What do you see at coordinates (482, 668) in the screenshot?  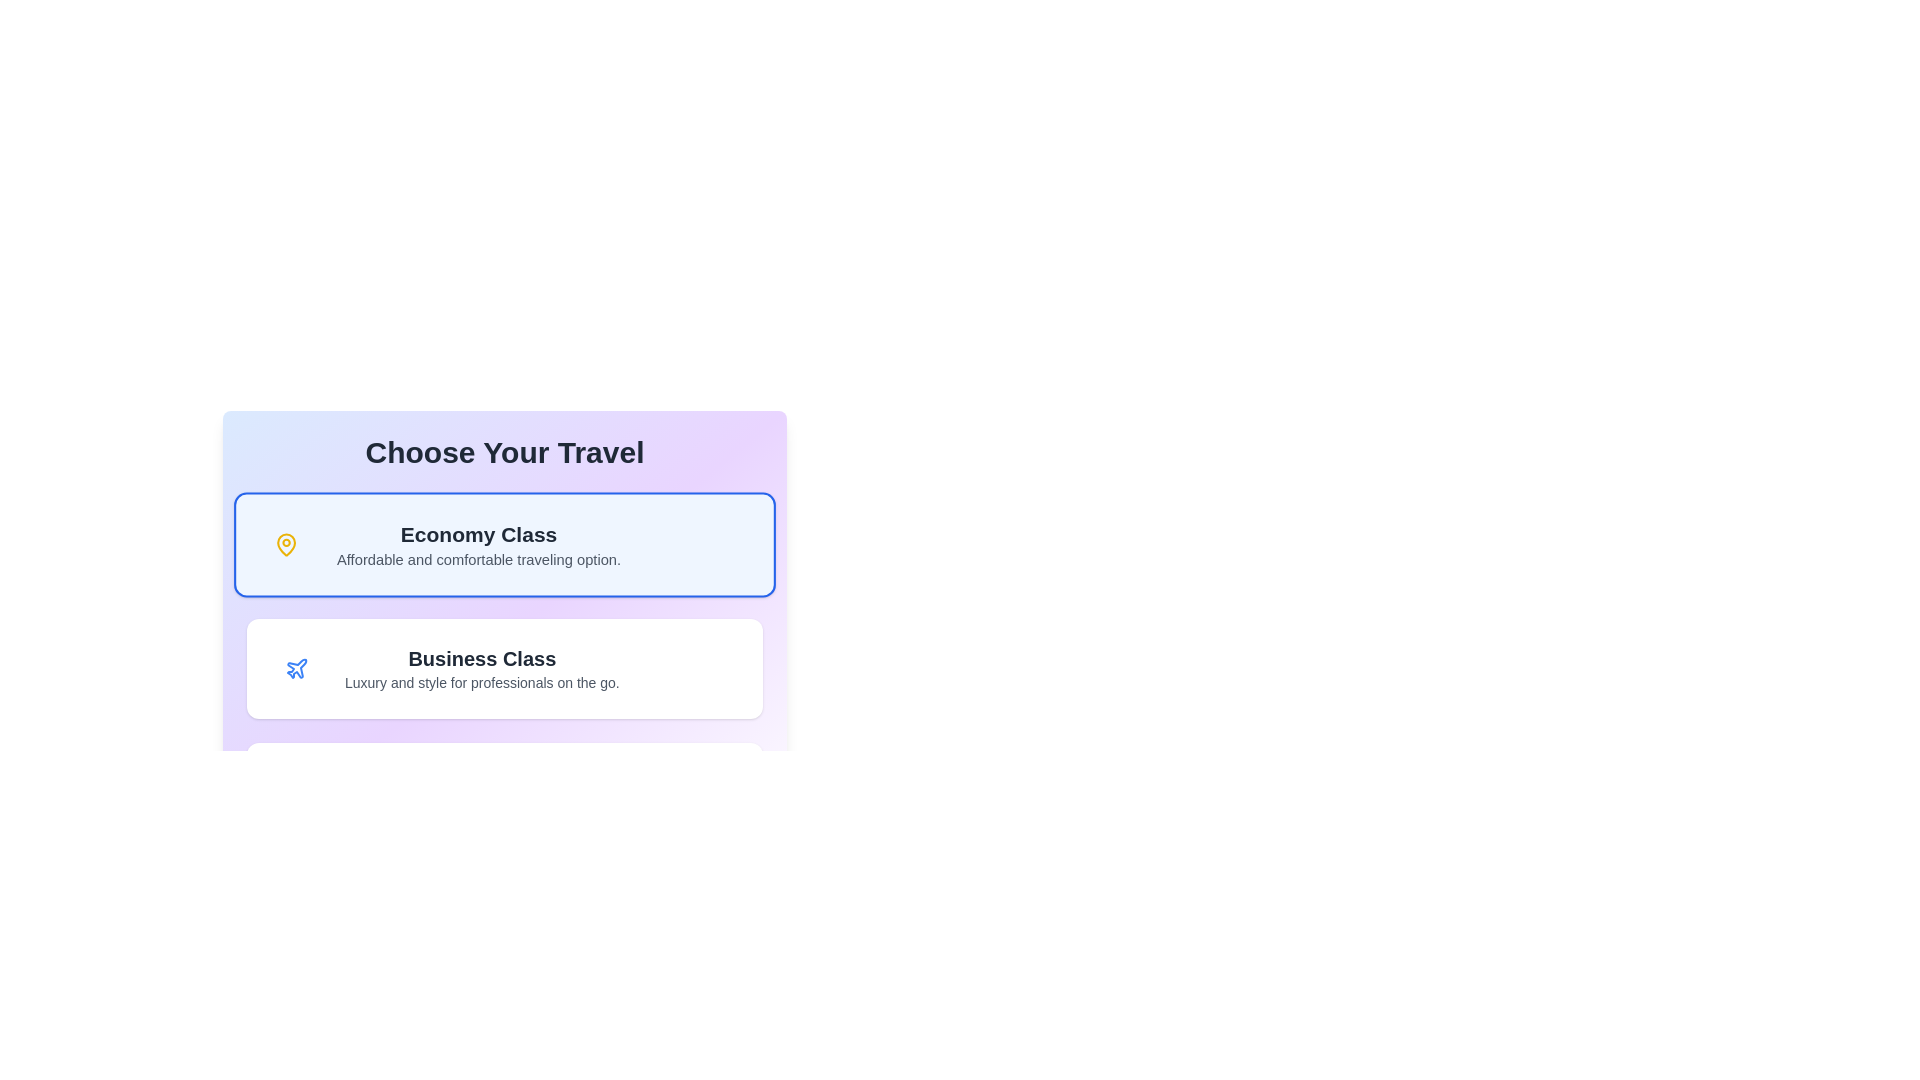 I see `the static information display that describes the 'Business Class' option, which is positioned below the 'Economy Class' section and features a title and subtitle` at bounding box center [482, 668].